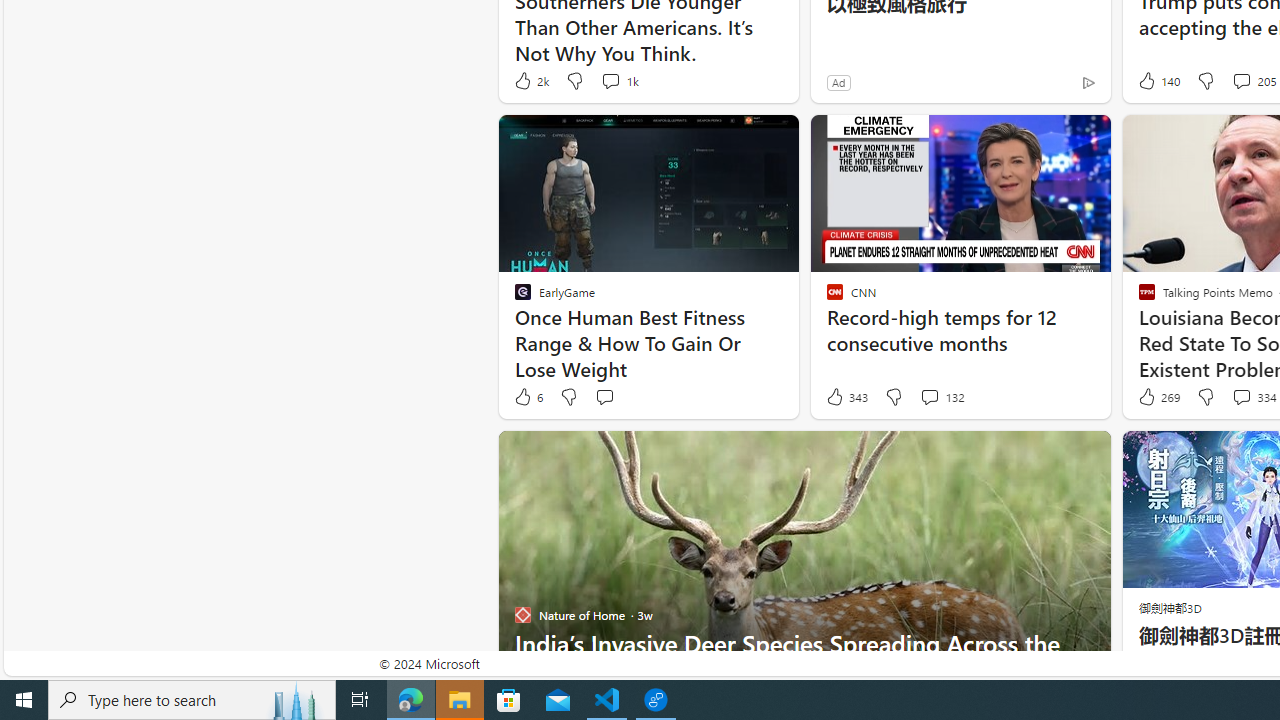 This screenshot has height=720, width=1280. What do you see at coordinates (530, 80) in the screenshot?
I see `'2k Like'` at bounding box center [530, 80].